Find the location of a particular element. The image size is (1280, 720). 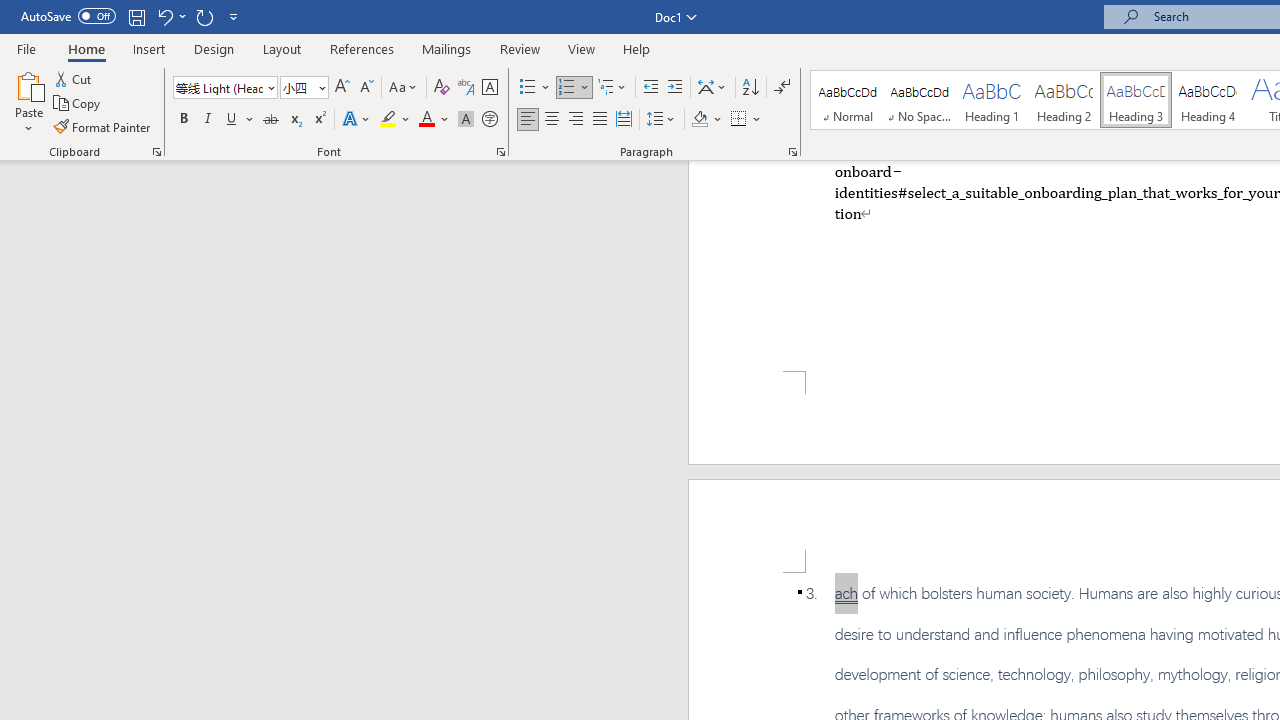

'Text Highlight Color' is located at coordinates (395, 119).